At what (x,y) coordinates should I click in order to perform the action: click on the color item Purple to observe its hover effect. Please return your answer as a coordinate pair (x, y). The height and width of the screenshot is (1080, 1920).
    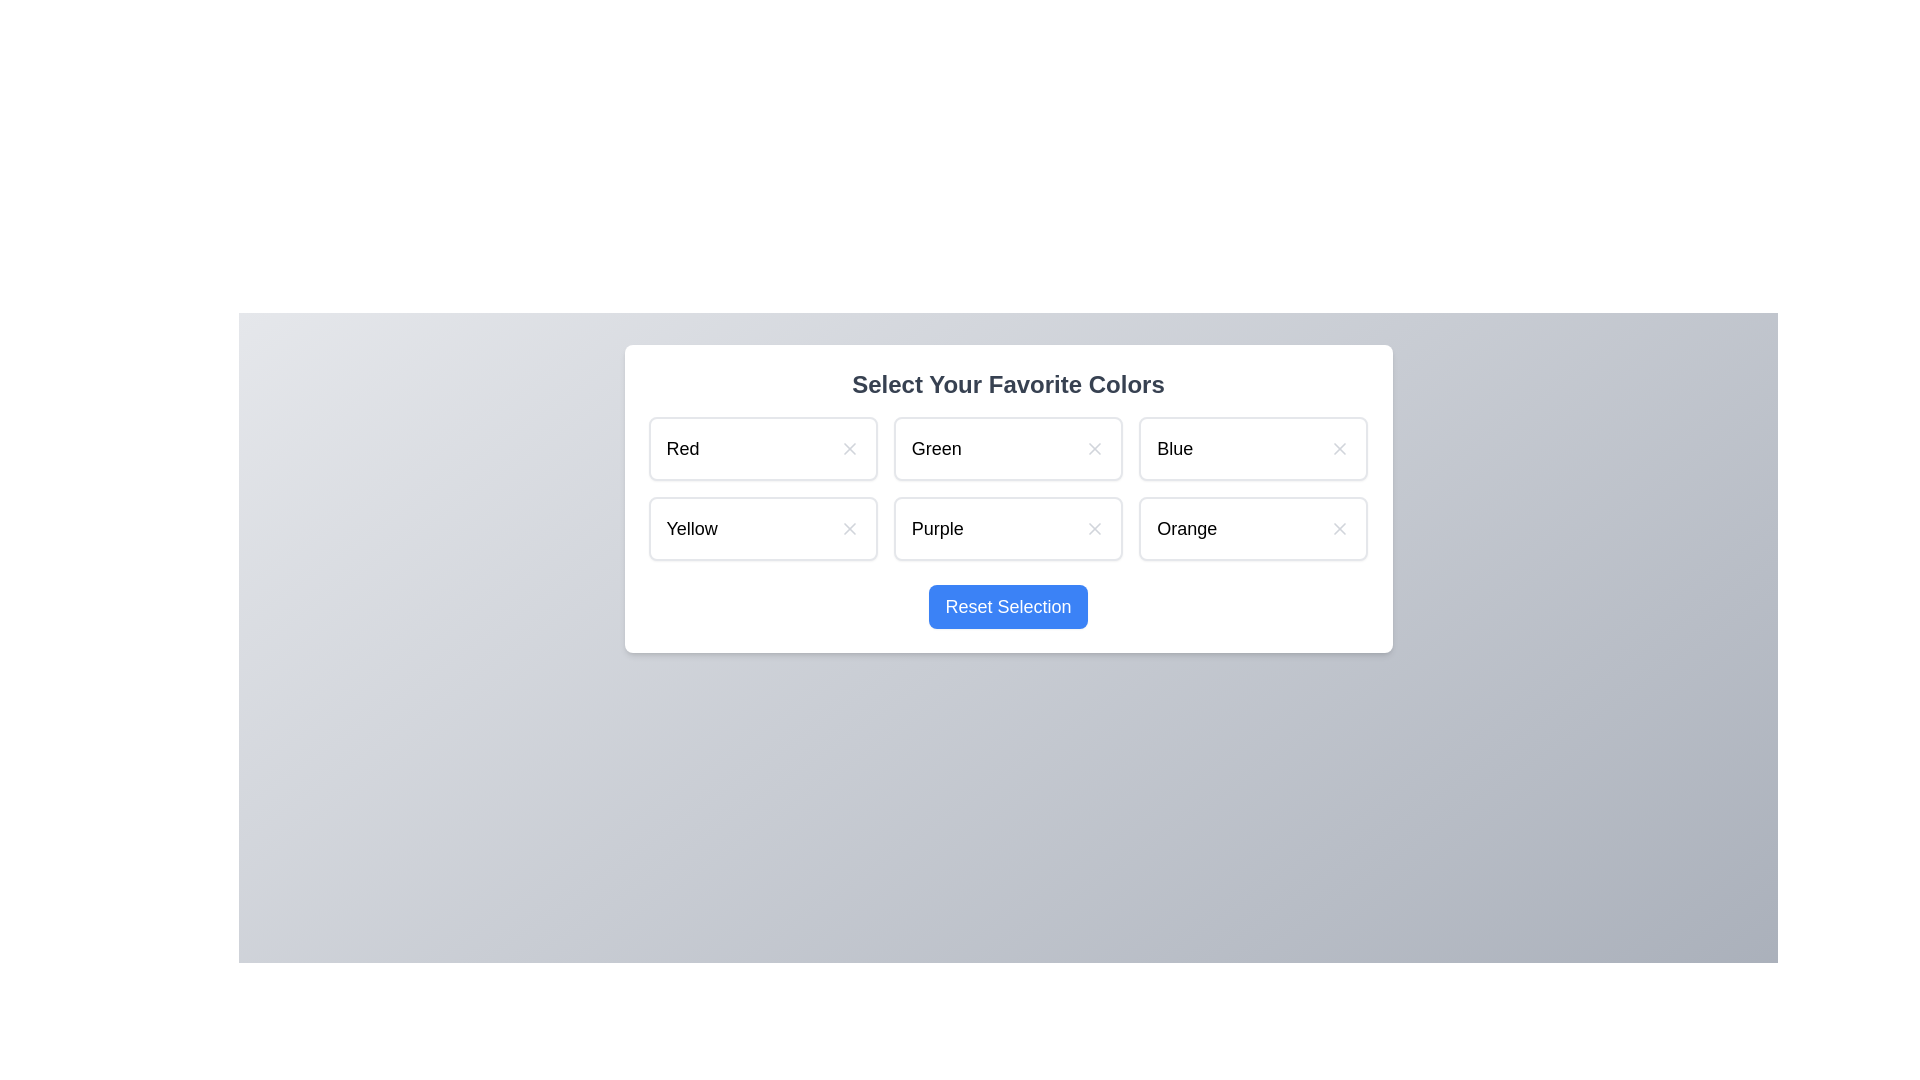
    Looking at the image, I should click on (1008, 527).